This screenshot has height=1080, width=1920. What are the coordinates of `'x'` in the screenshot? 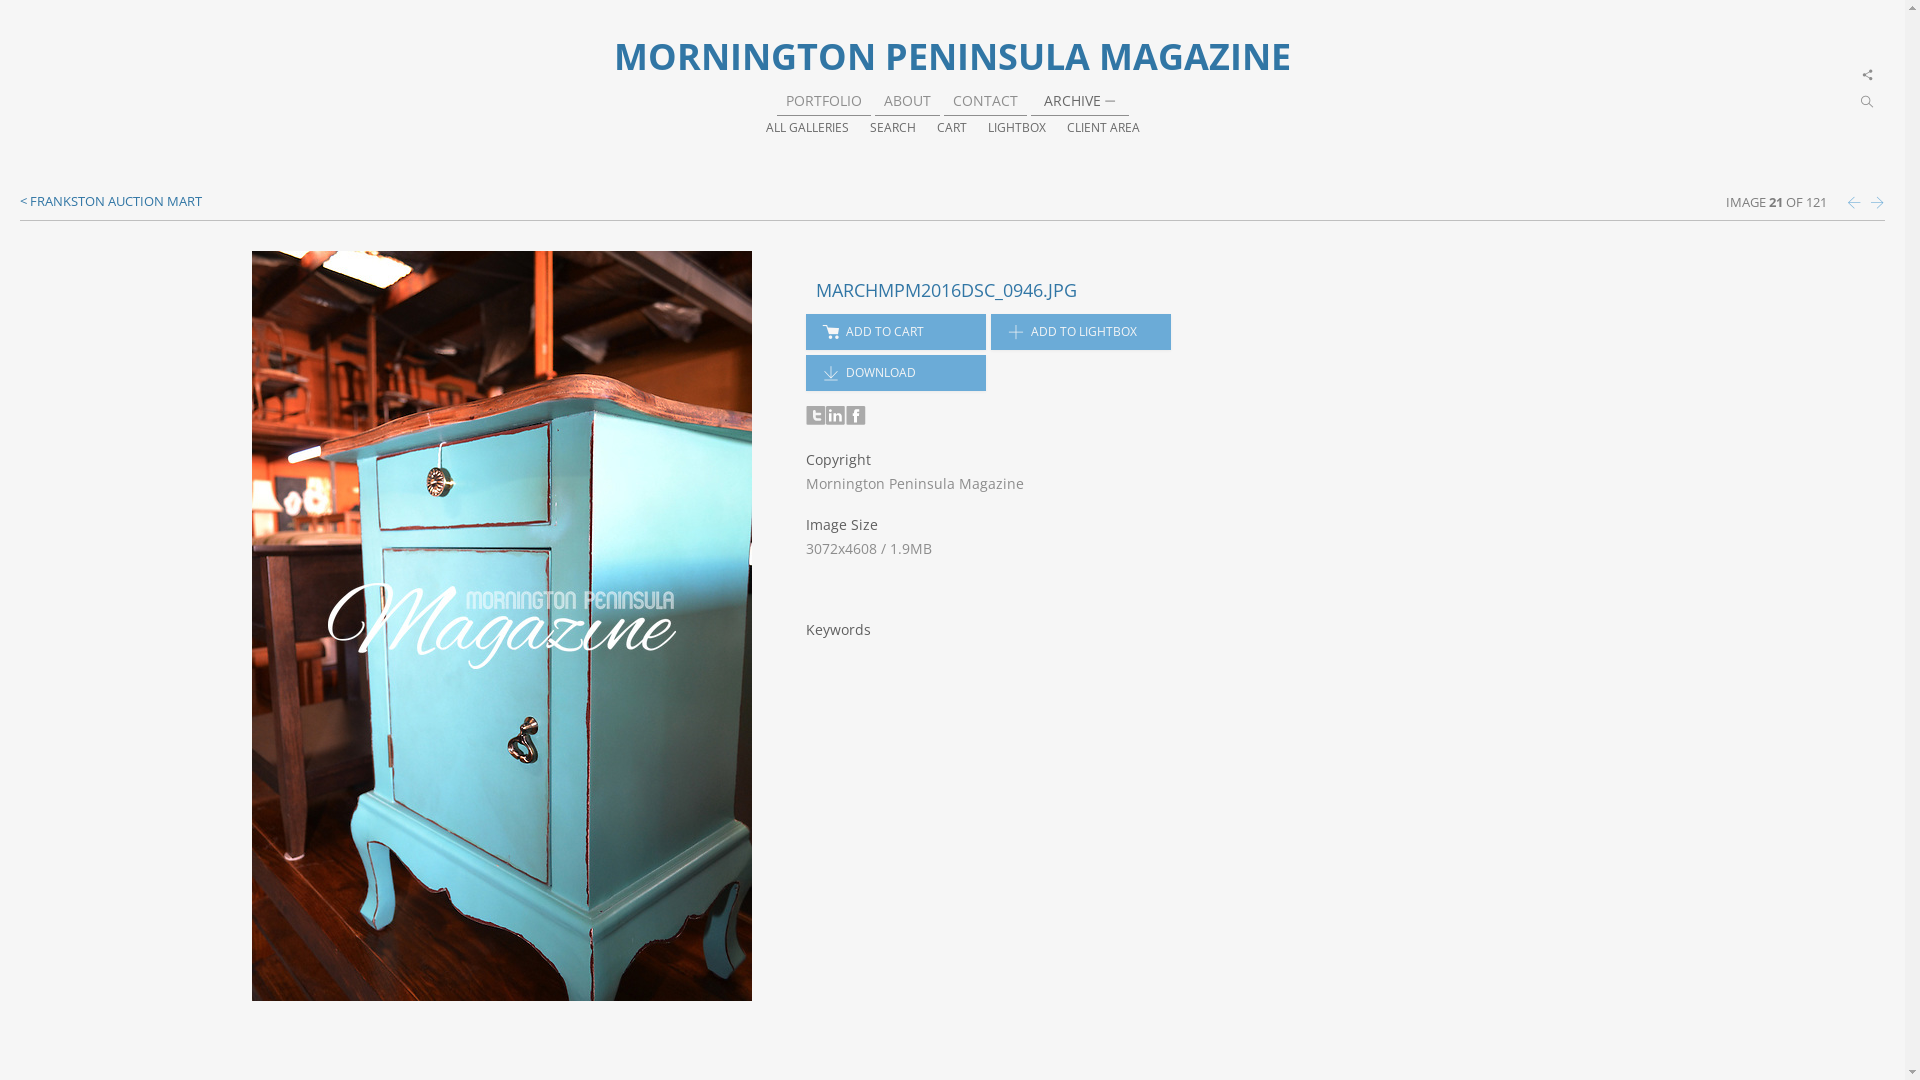 It's located at (1867, 74).